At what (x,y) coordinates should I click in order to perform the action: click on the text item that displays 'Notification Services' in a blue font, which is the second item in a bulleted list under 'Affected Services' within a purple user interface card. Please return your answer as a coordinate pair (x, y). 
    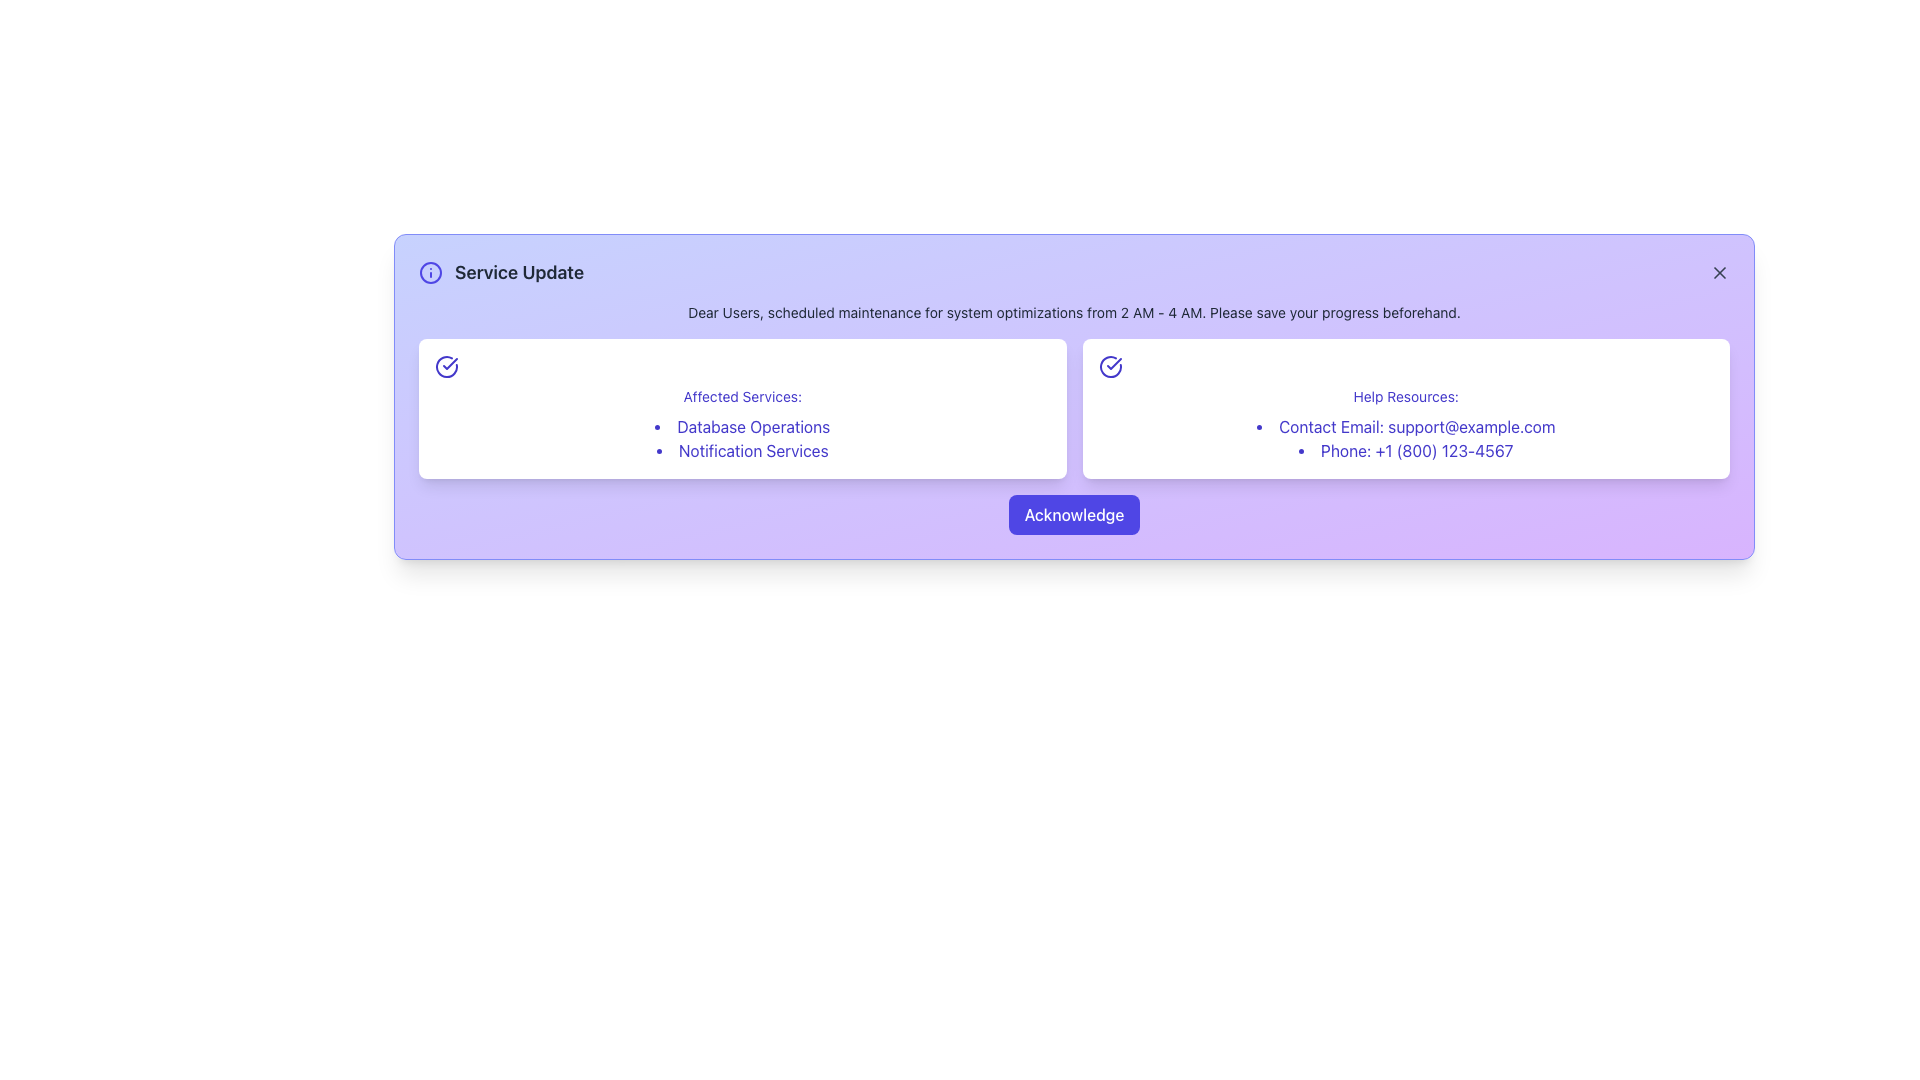
    Looking at the image, I should click on (741, 451).